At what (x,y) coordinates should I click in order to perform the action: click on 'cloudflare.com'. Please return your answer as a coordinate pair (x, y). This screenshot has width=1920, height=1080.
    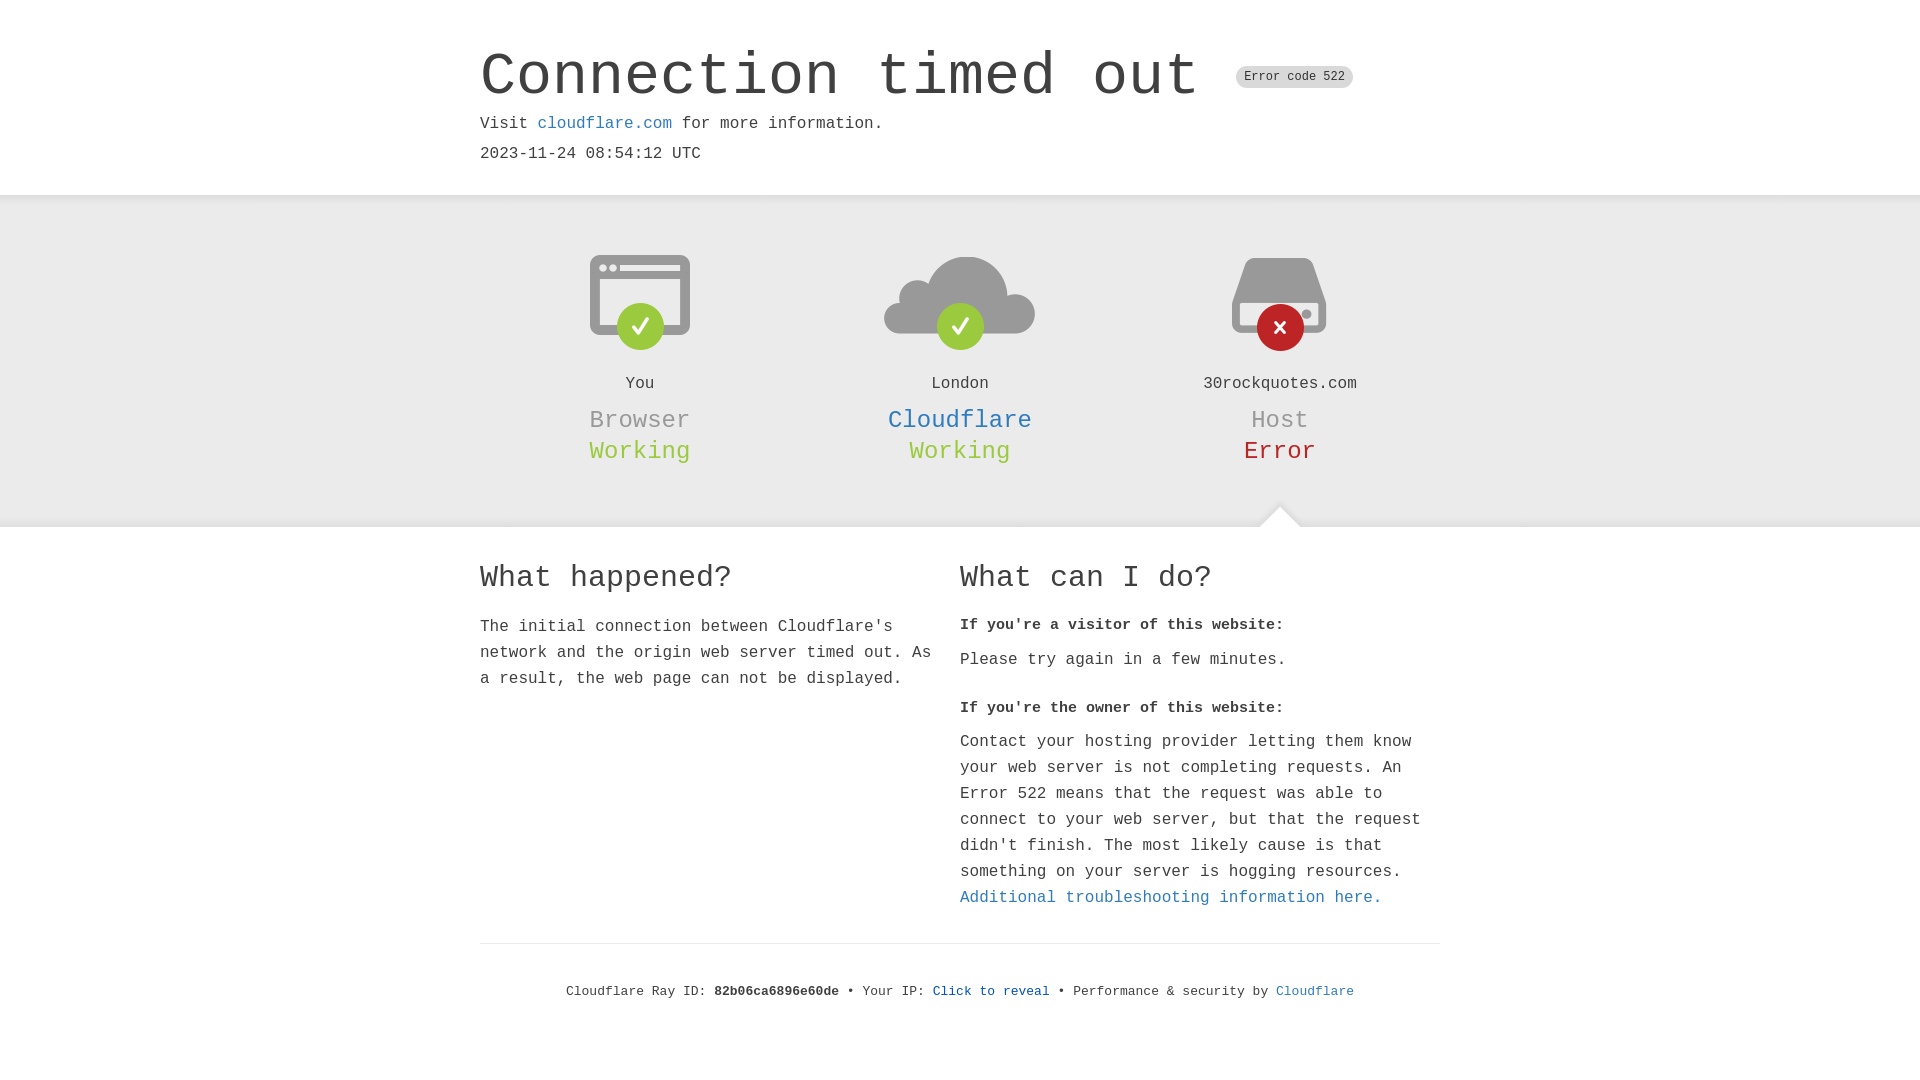
    Looking at the image, I should click on (603, 123).